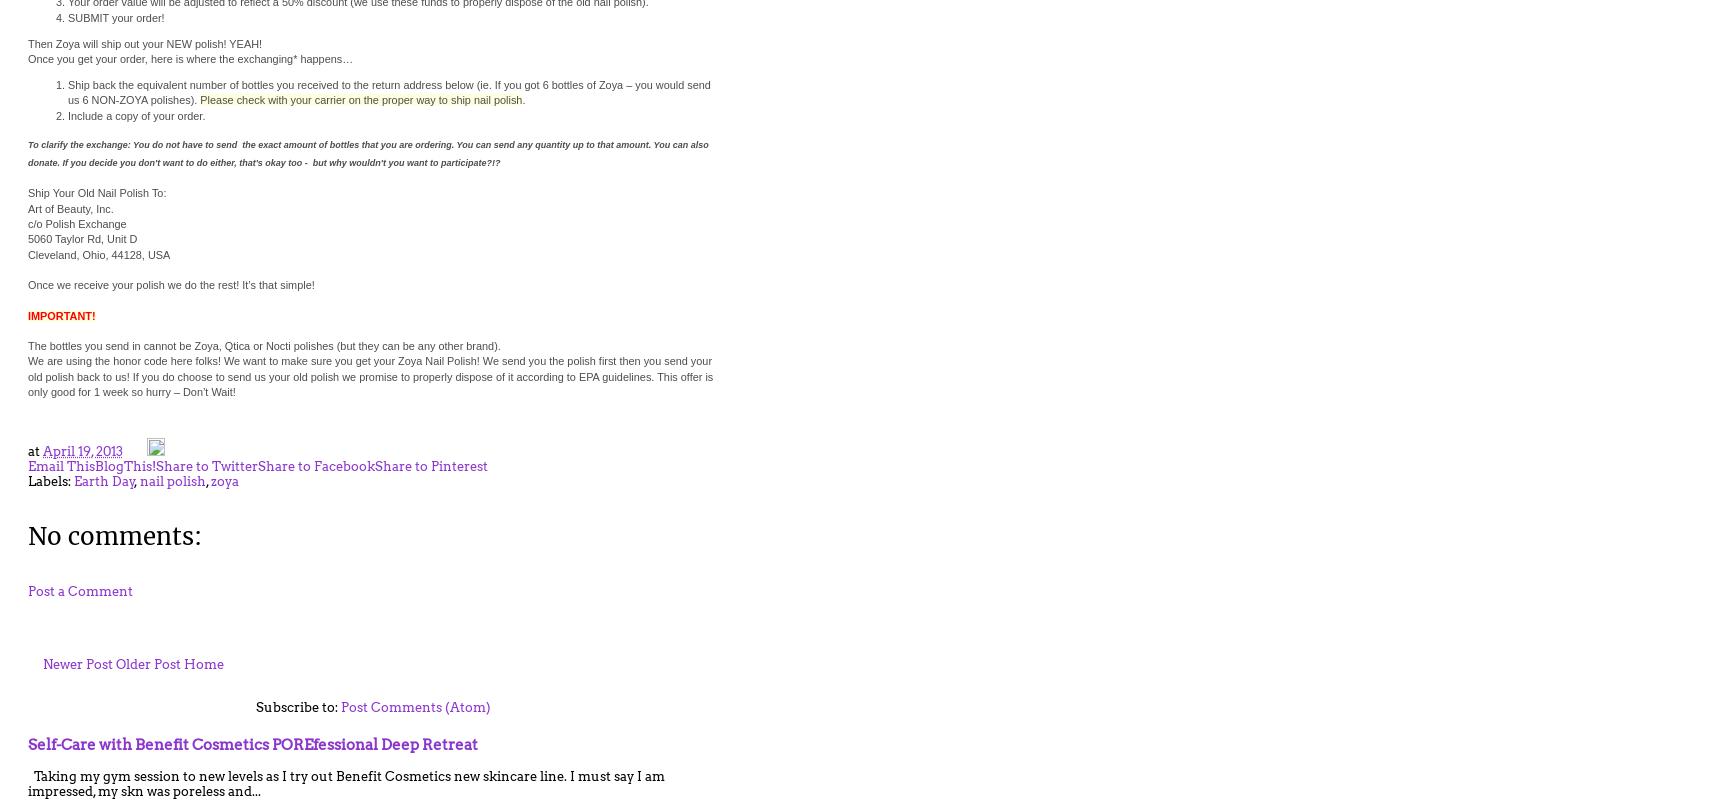 Image resolution: width=1709 pixels, height=805 pixels. I want to click on 'Share to Pinterest', so click(430, 465).